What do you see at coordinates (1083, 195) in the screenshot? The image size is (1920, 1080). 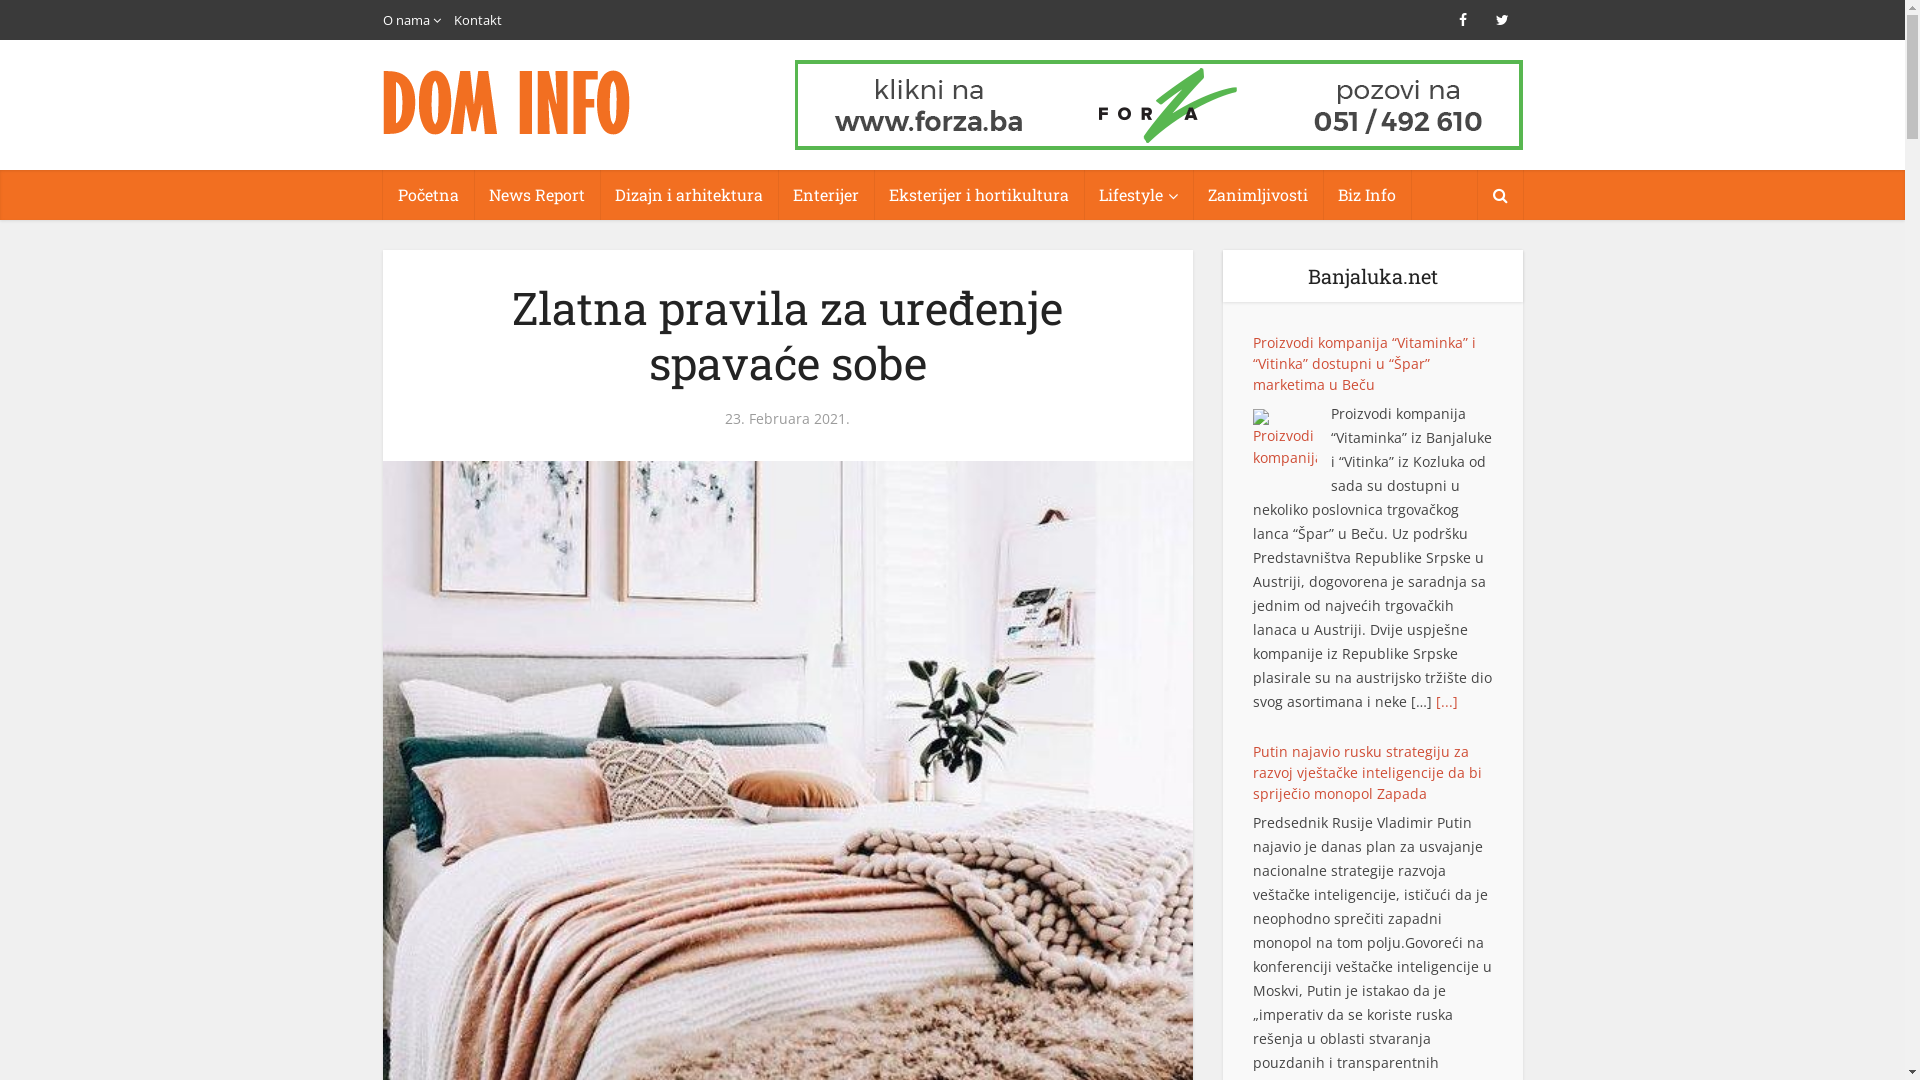 I see `'Lifestyle'` at bounding box center [1083, 195].